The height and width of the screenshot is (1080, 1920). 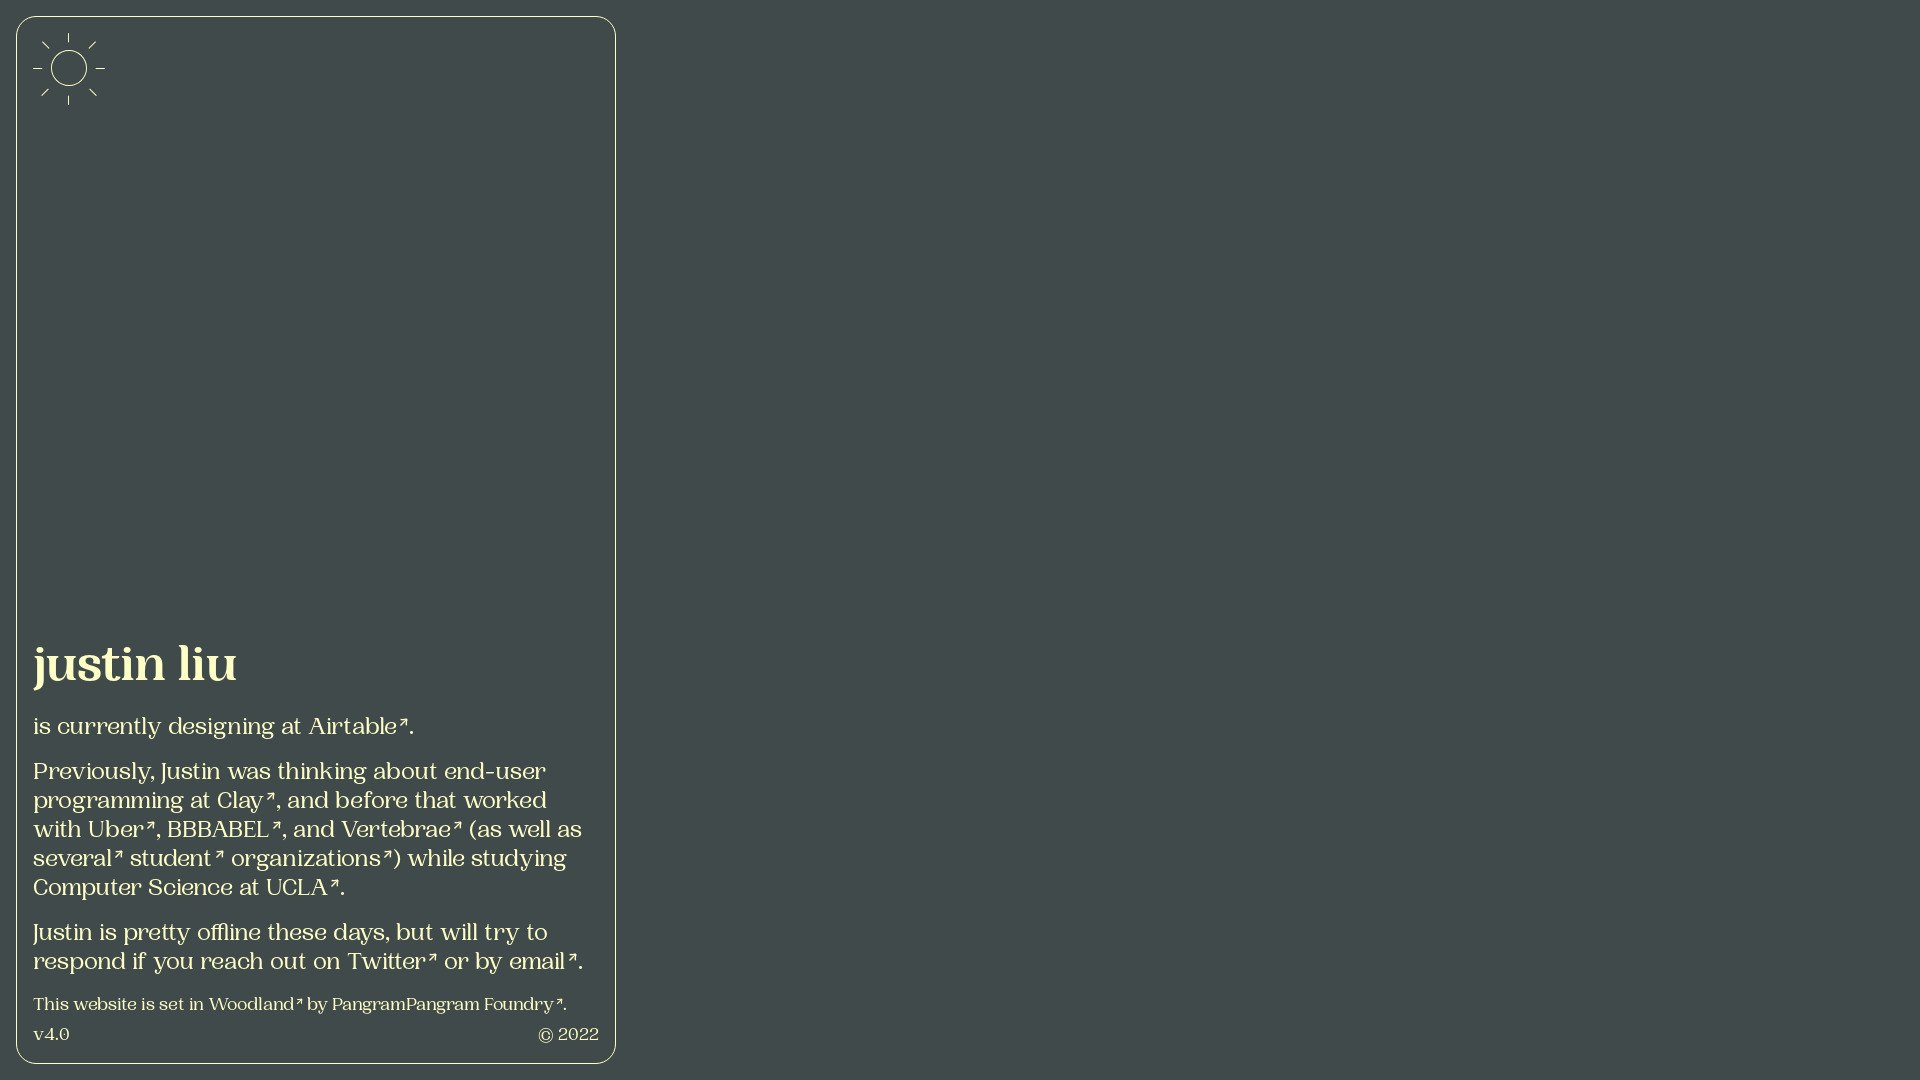 I want to click on 'UCLA', so click(x=301, y=889).